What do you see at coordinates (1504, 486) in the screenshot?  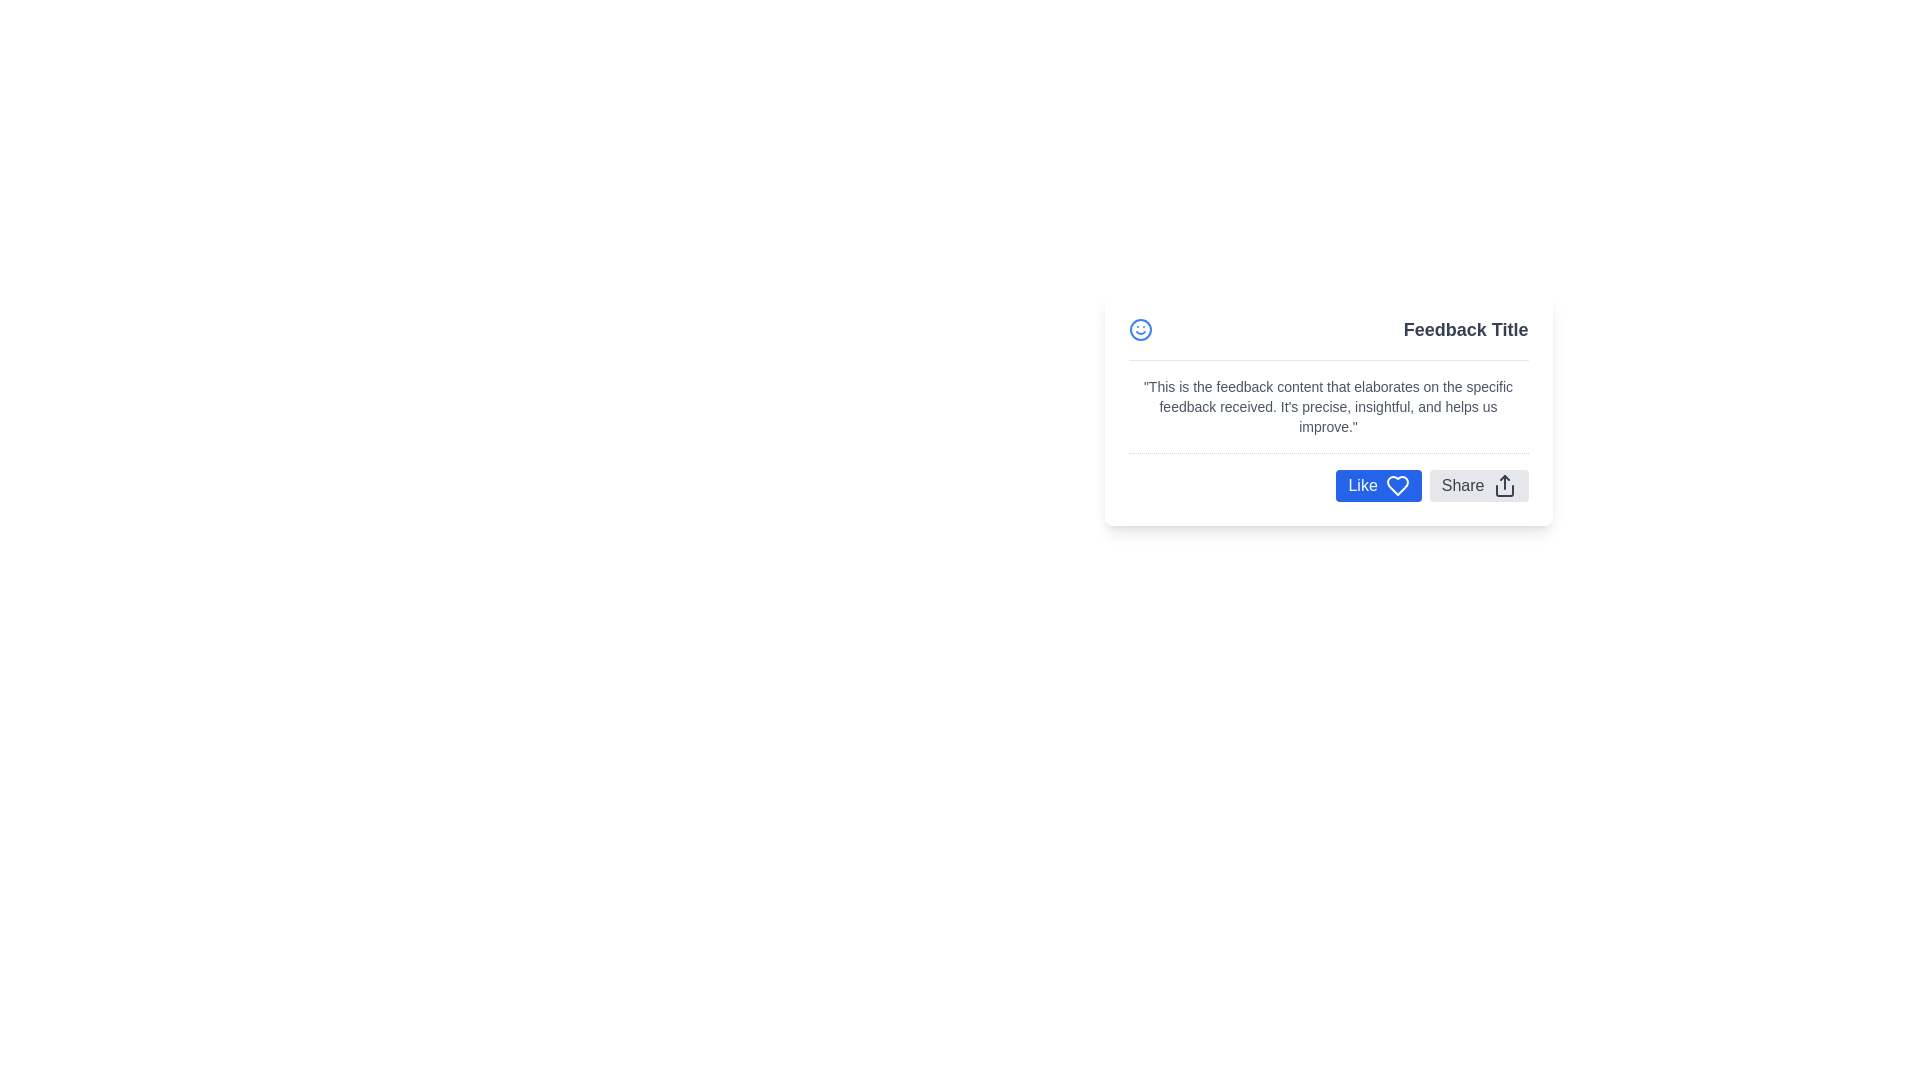 I see `the 'Share' icon button` at bounding box center [1504, 486].